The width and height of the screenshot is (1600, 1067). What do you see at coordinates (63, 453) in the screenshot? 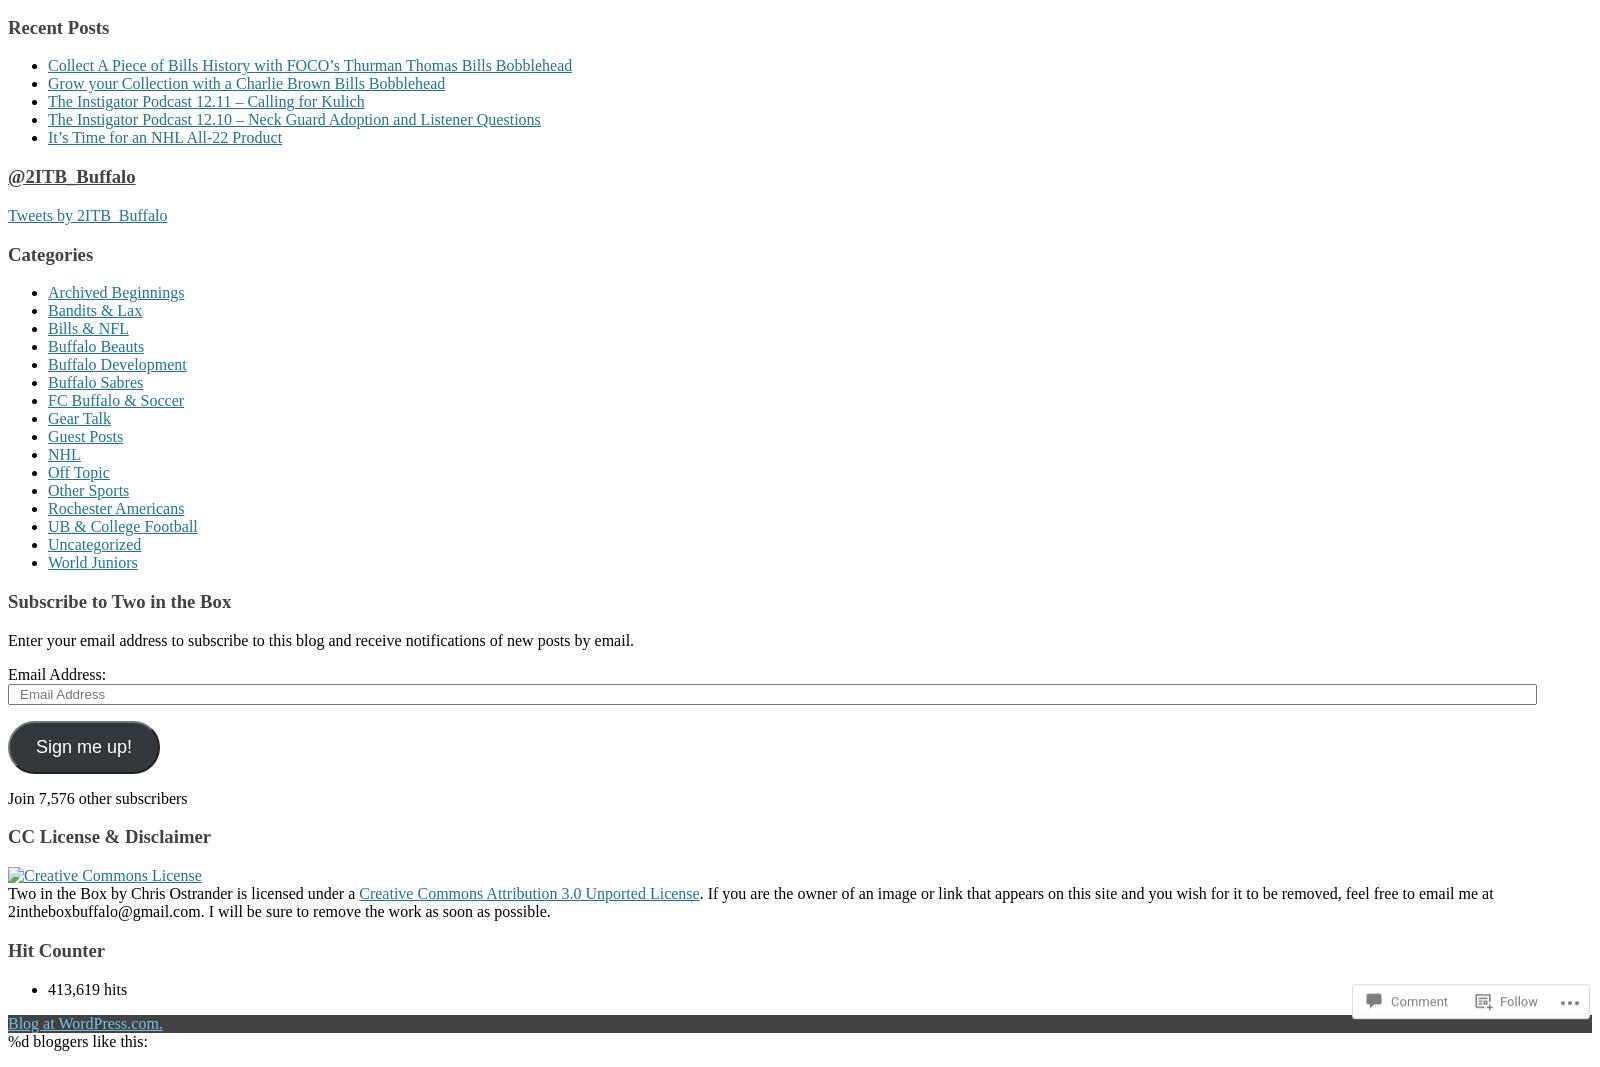
I see `'NHL'` at bounding box center [63, 453].